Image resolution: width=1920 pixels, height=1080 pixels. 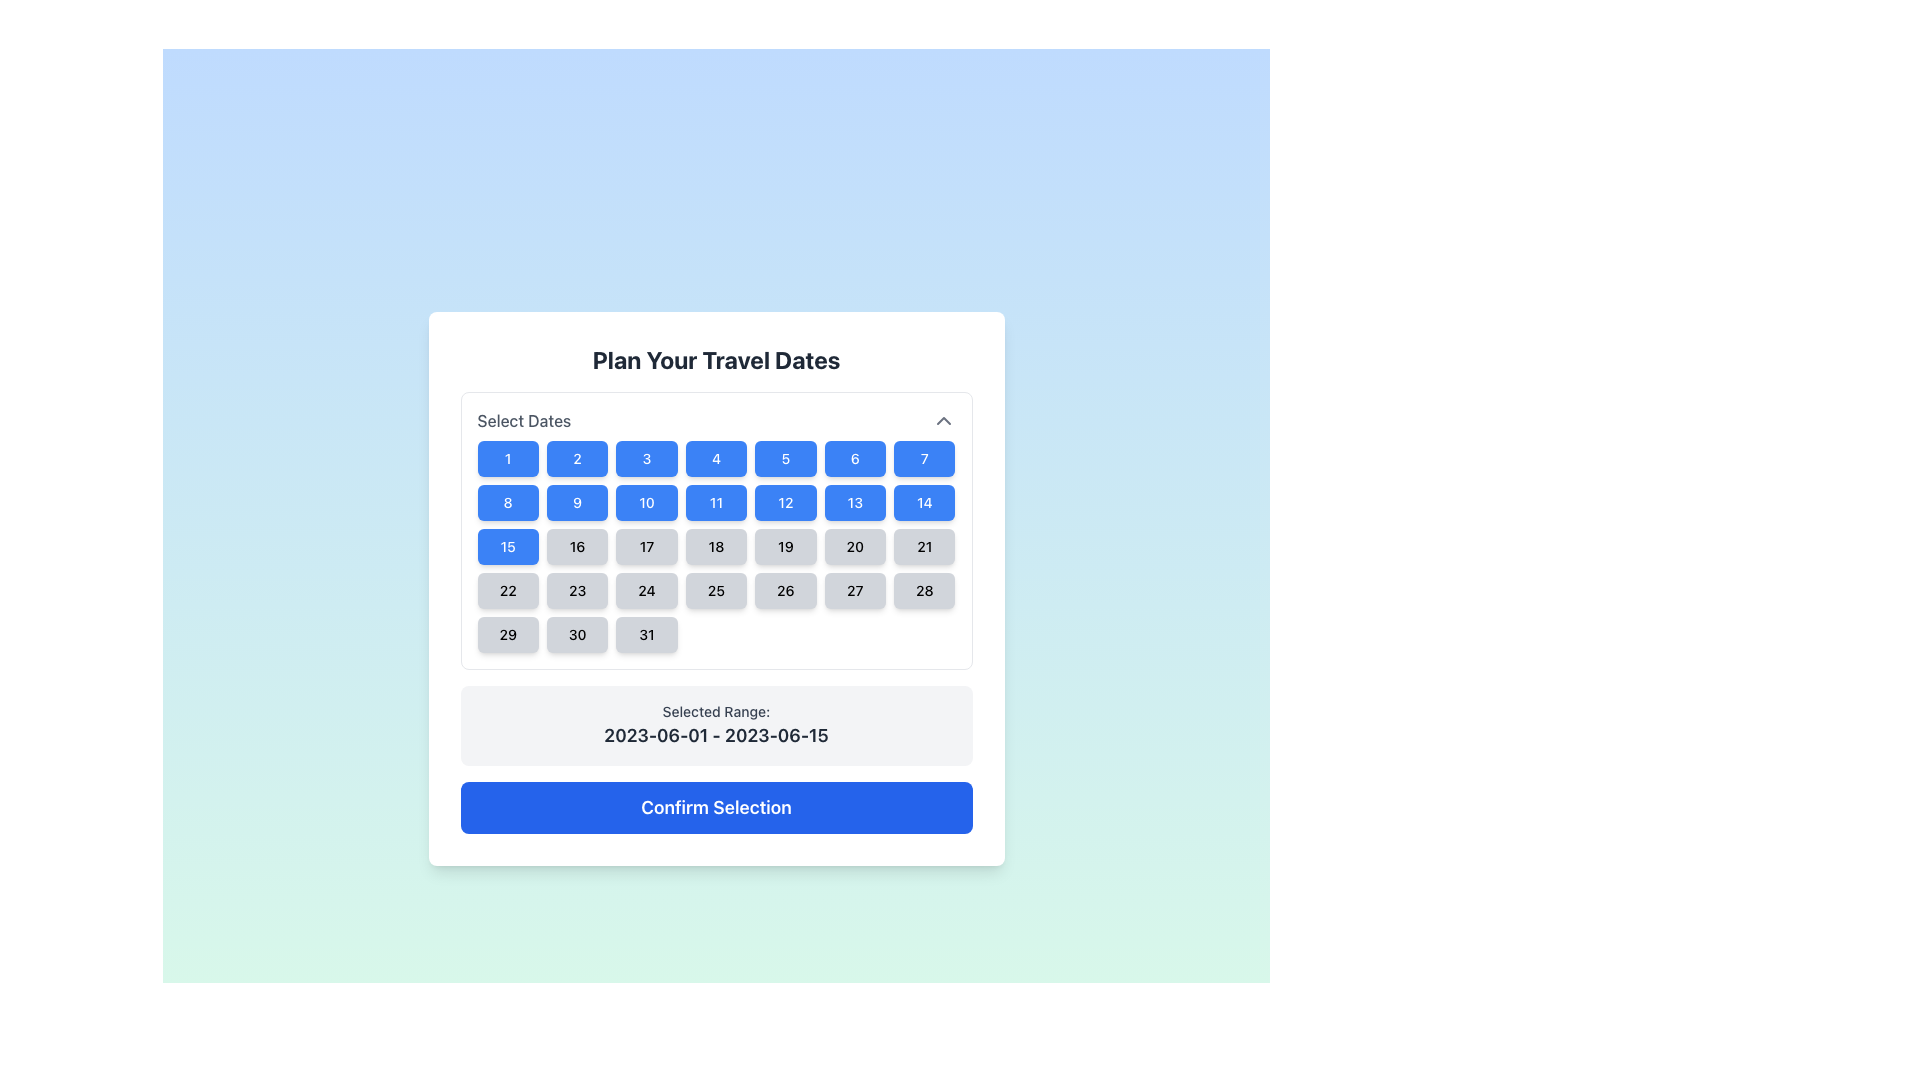 What do you see at coordinates (716, 736) in the screenshot?
I see `the text display element that shows the currently selected date range, located in a gray box labeled 'Selected Range:' below the date selection buttons` at bounding box center [716, 736].